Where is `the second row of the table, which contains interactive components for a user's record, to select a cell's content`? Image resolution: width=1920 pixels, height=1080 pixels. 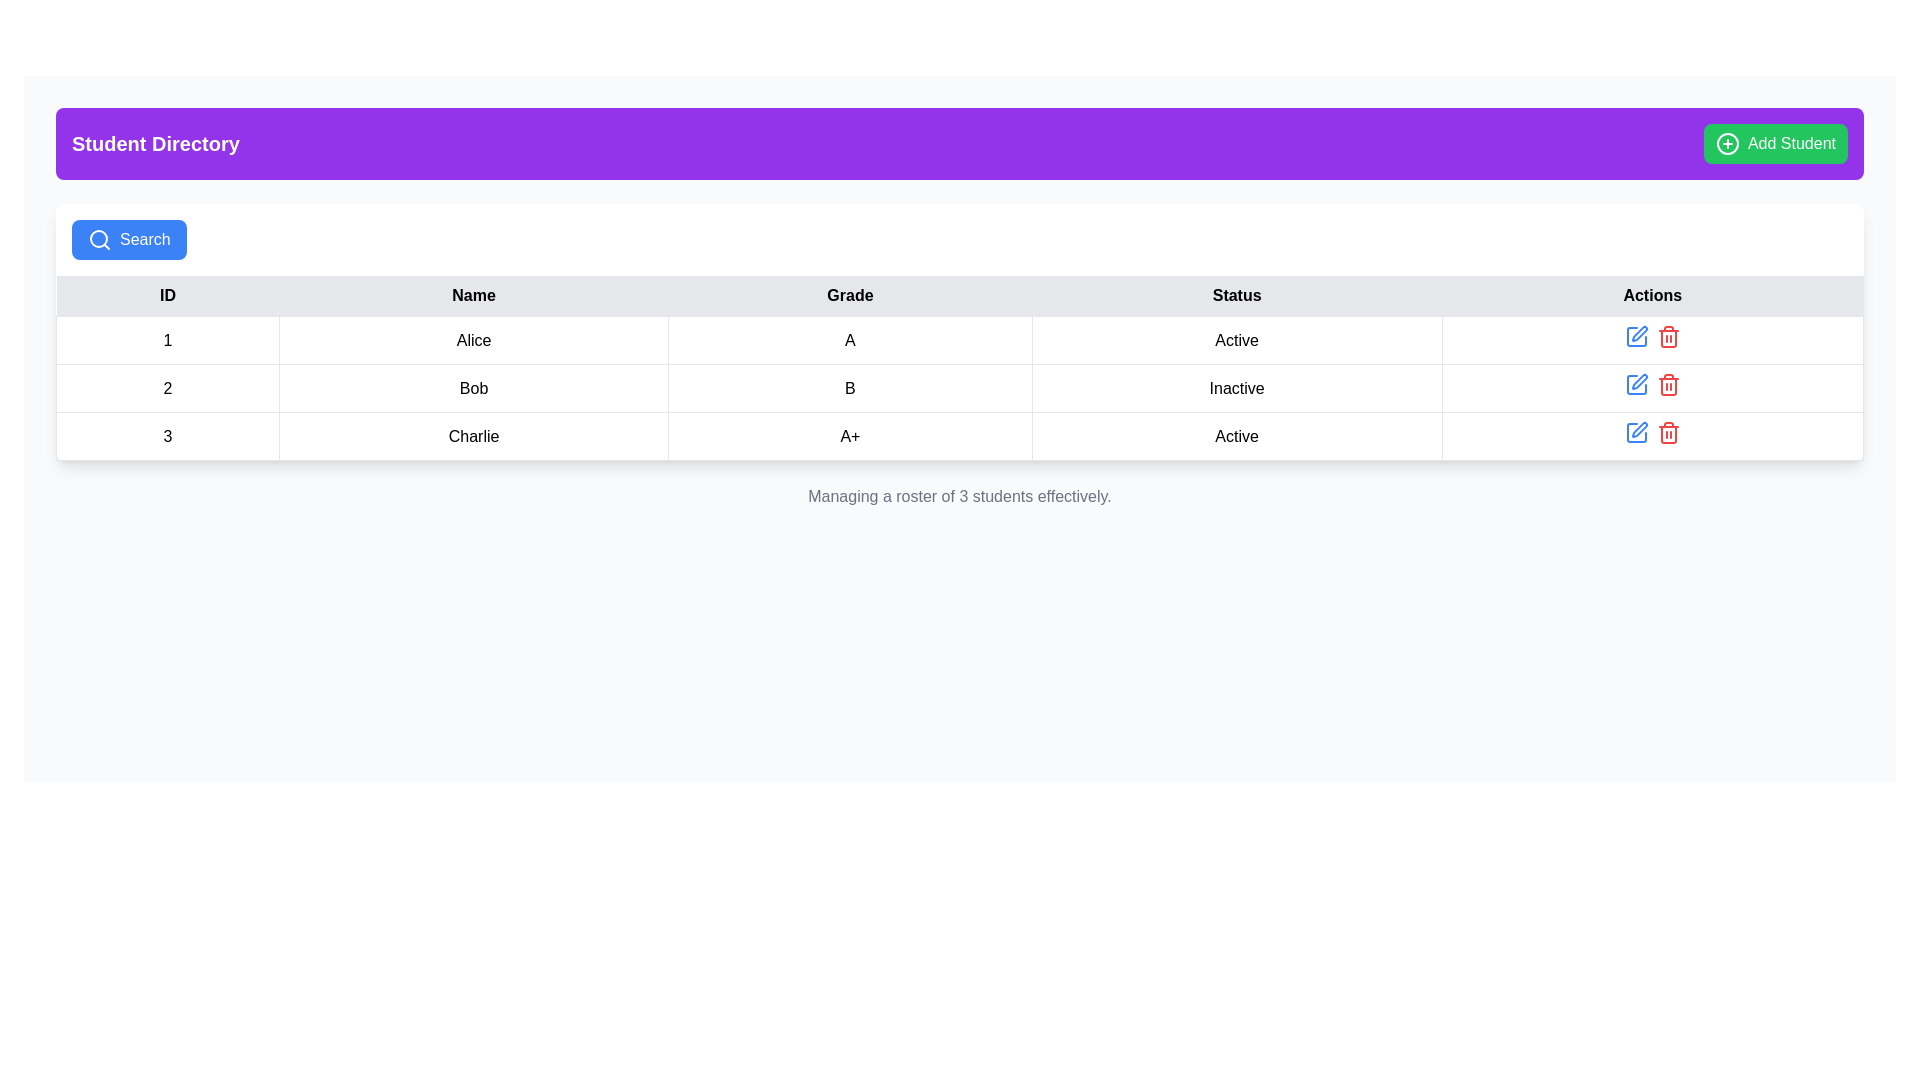 the second row of the table, which contains interactive components for a user's record, to select a cell's content is located at coordinates (960, 388).